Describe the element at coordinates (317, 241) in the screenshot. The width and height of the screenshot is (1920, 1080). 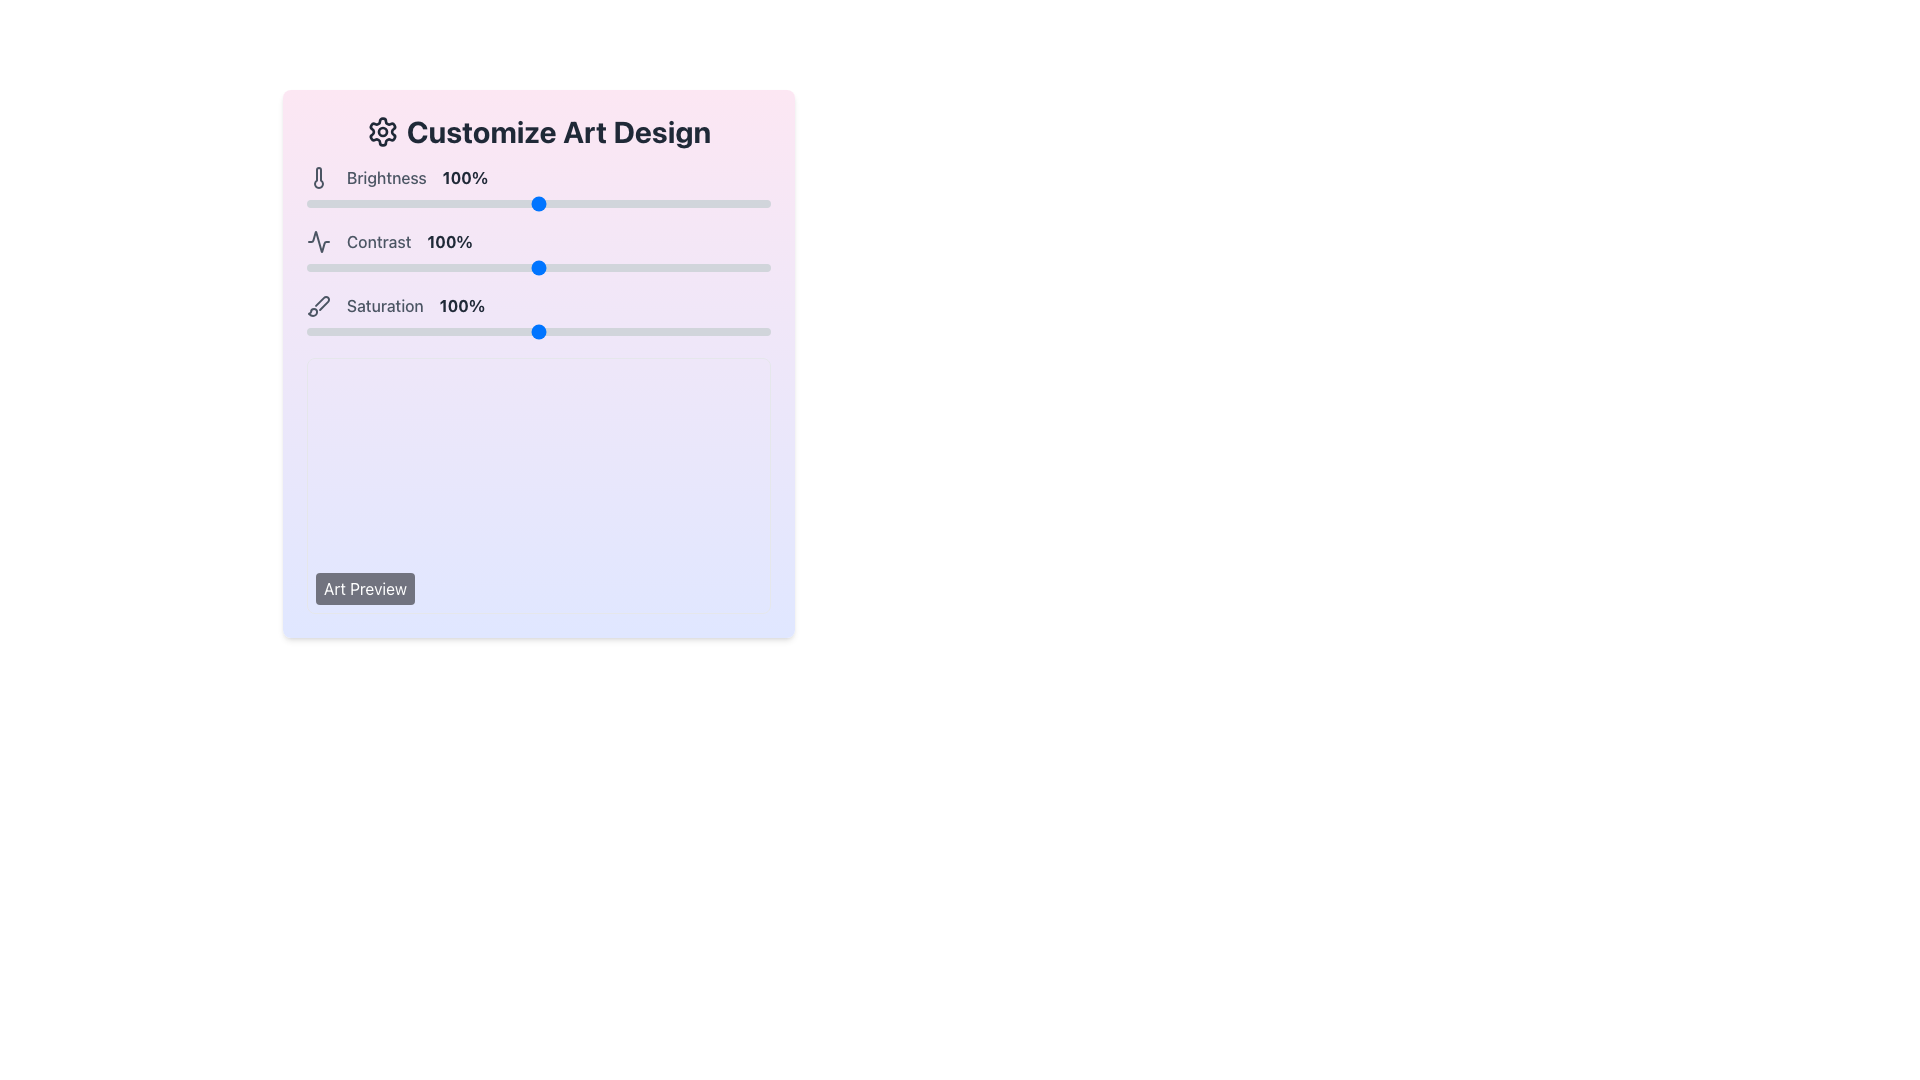
I see `the 'contrast' icon located to the left of the 'Contrast' label in the 'Customize Art Design' panel` at that location.